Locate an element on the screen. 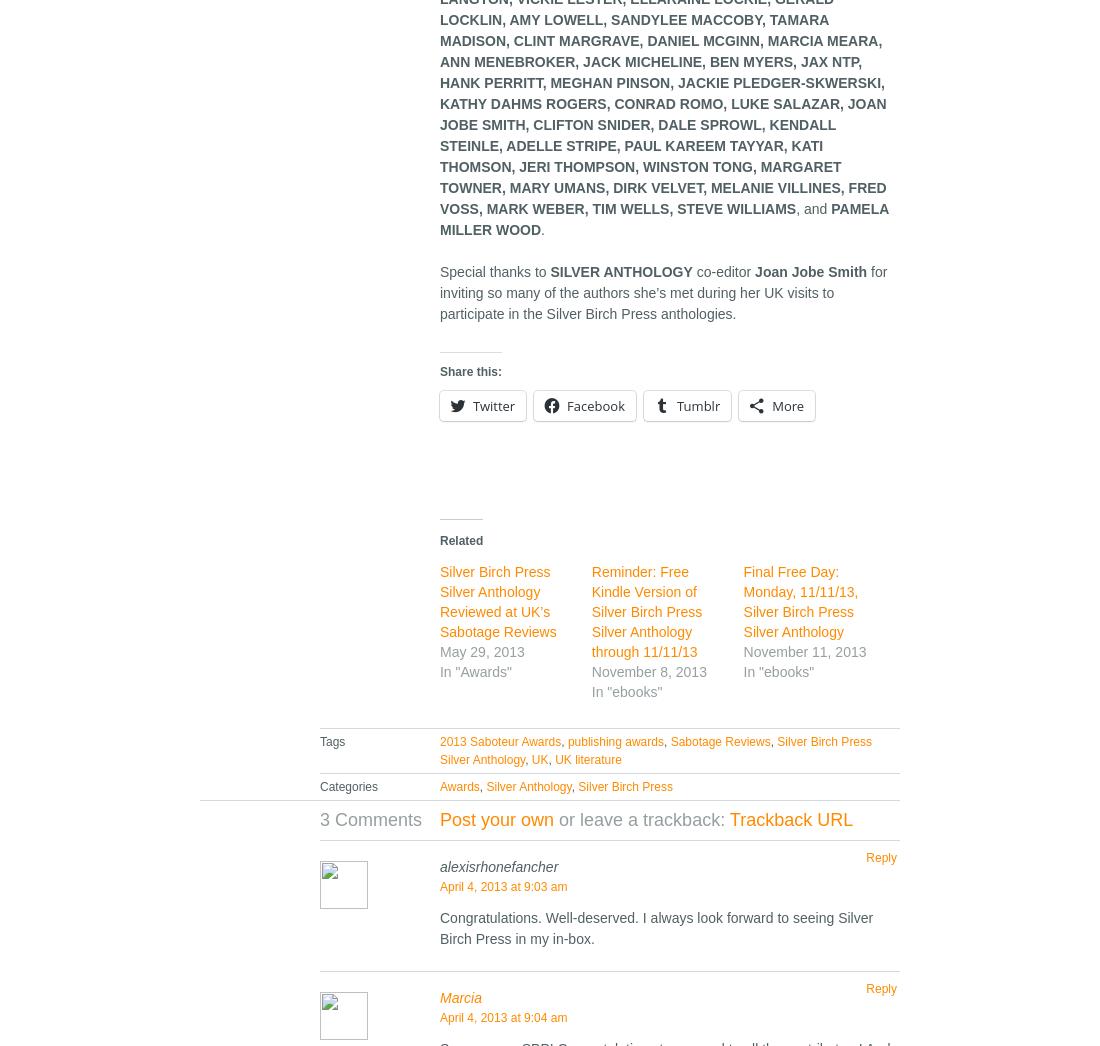  'for inviting so many of the authors she’s met during her UK visits to participate in the Silver Birch Press anthologies.' is located at coordinates (662, 292).